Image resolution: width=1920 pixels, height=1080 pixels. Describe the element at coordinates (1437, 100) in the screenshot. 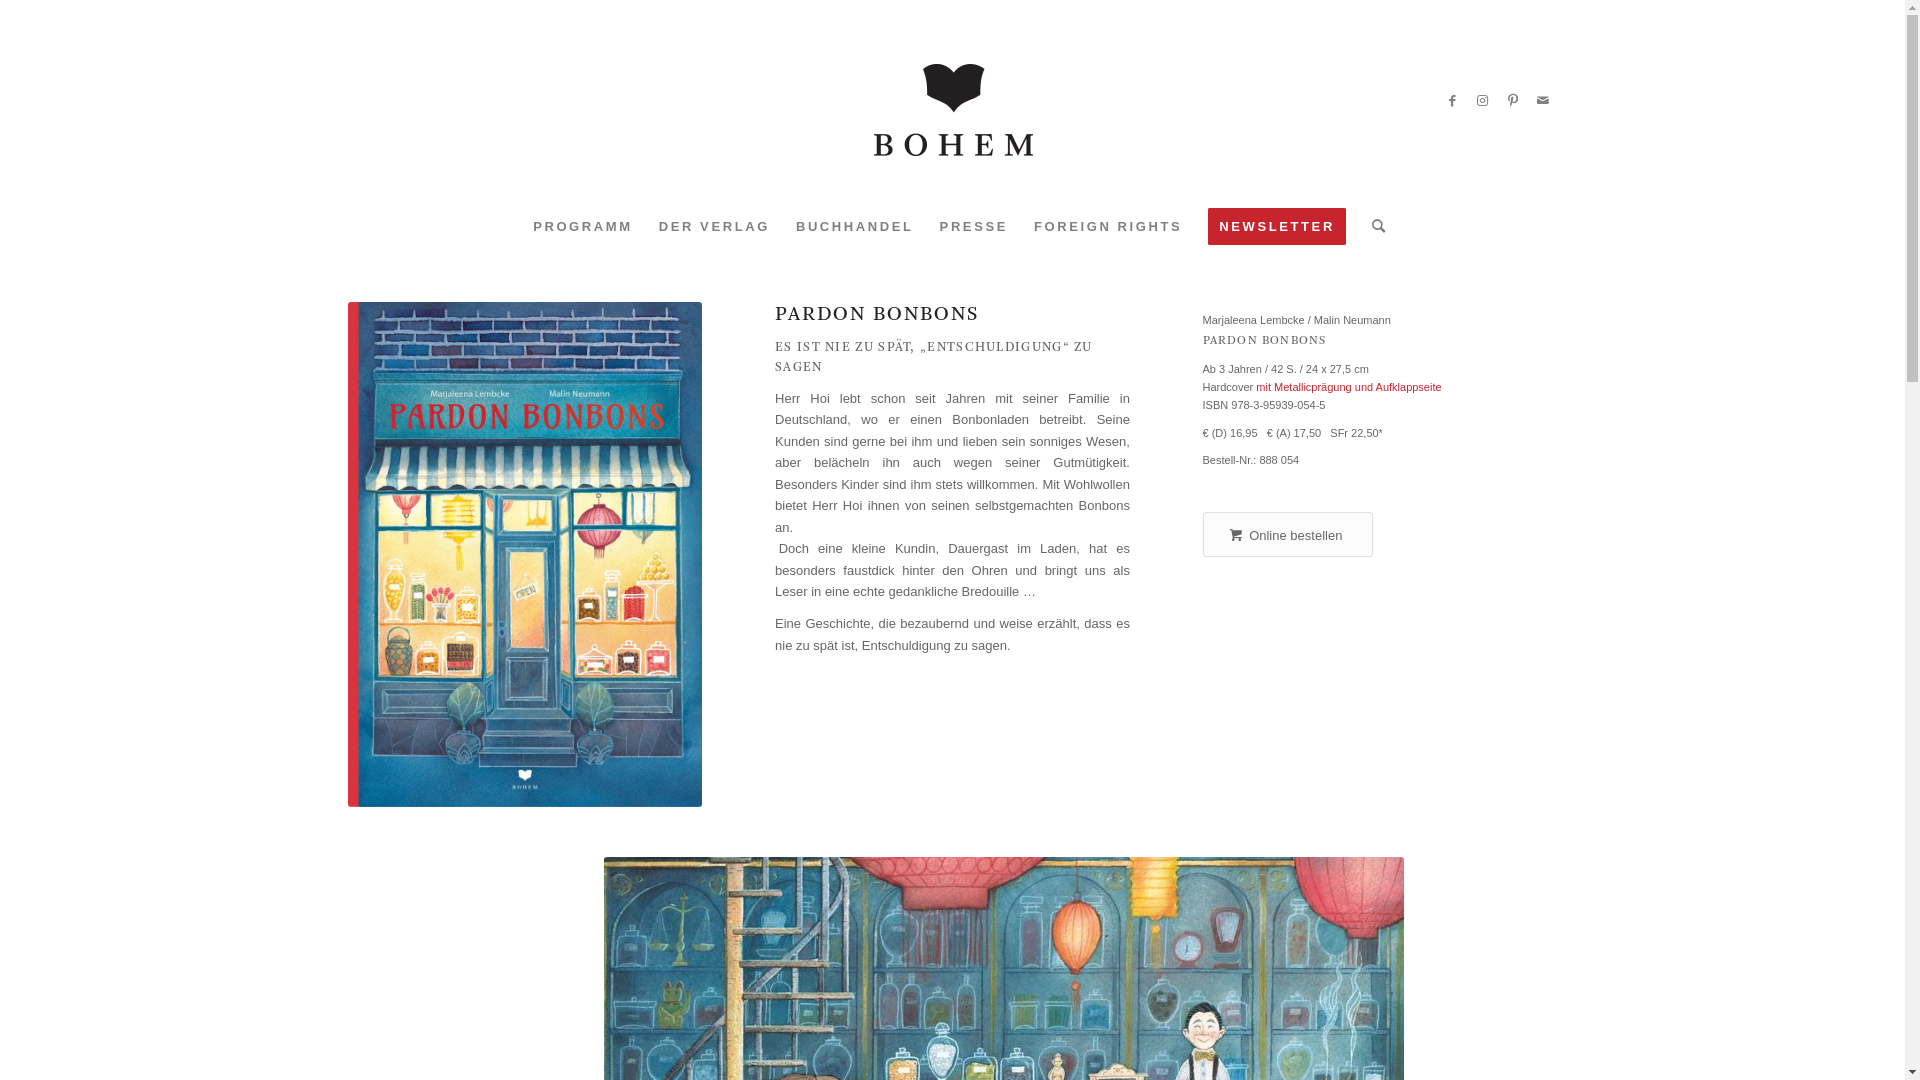

I see `'Facebook'` at that location.